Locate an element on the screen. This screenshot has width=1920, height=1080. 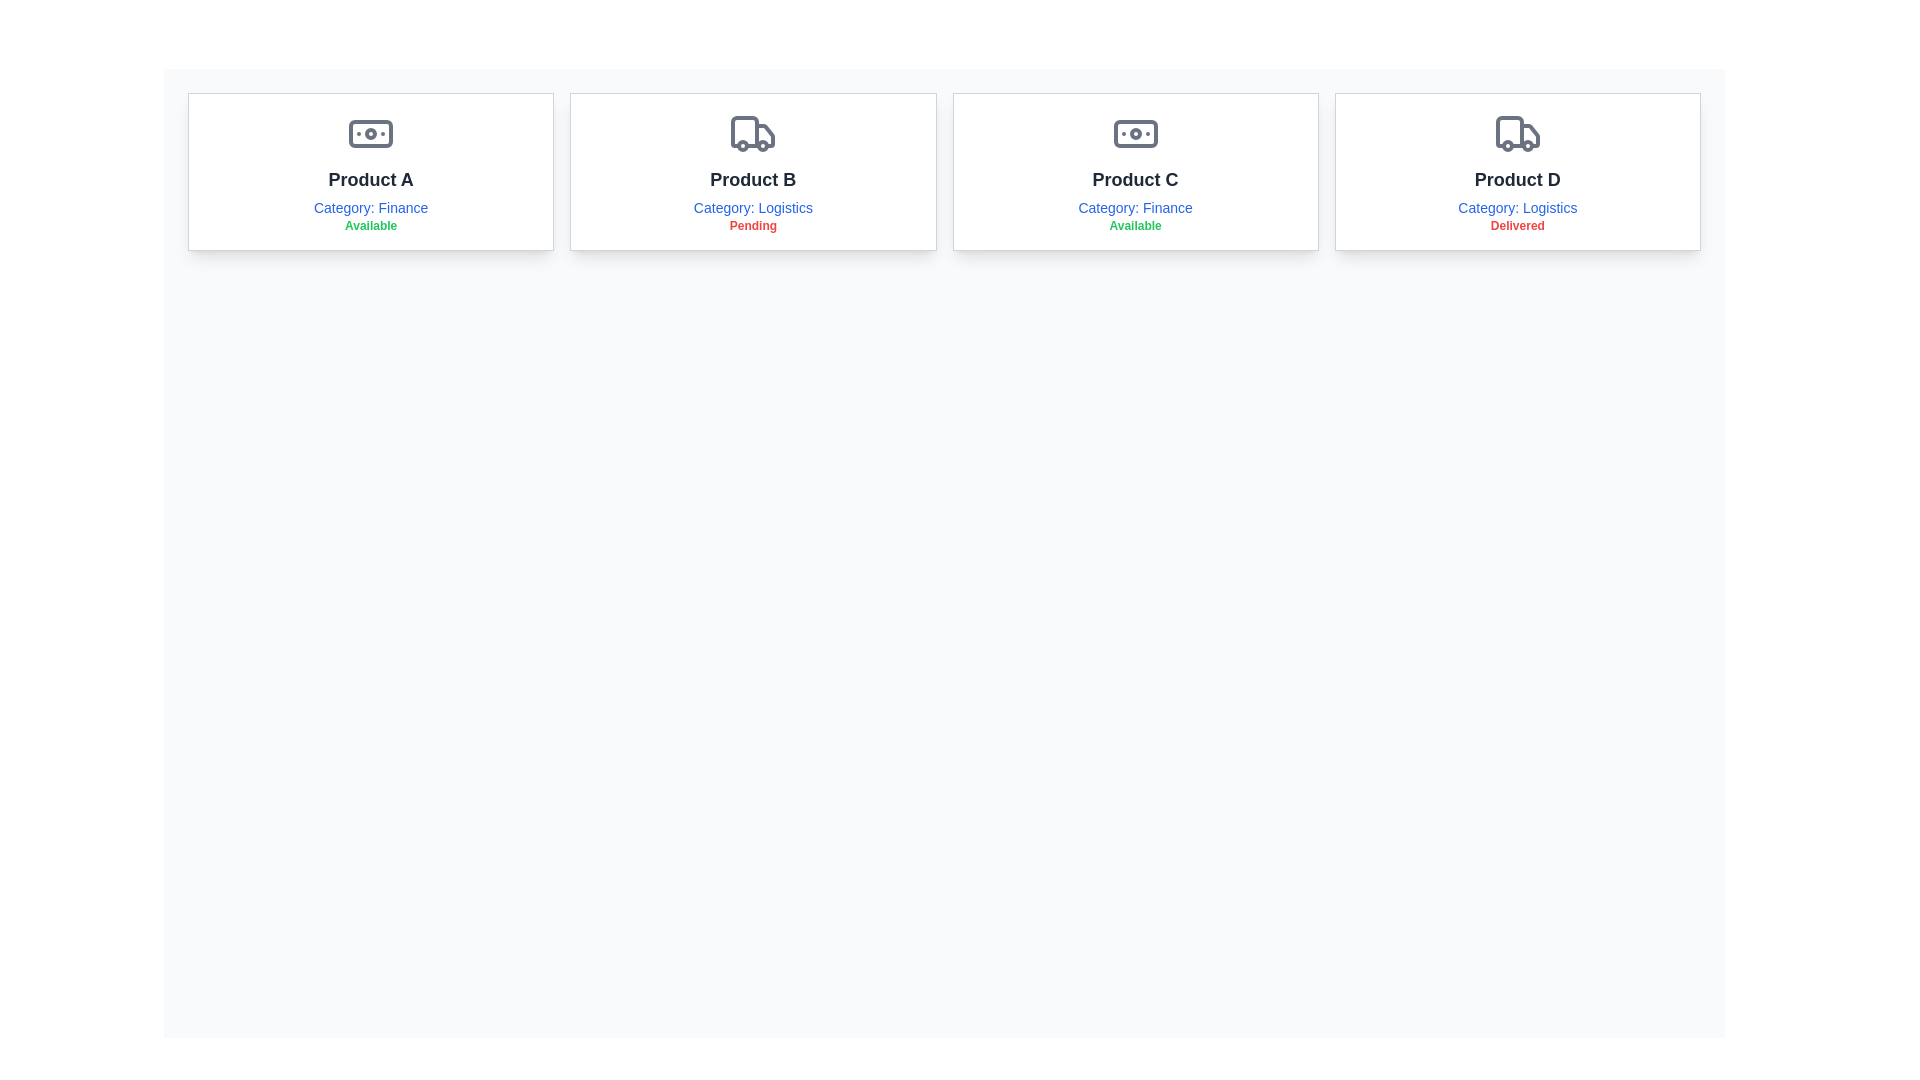
the static text label that describes the product category 'Logistics', located in the fourth card from the left, under the heading 'Product D', and positioned above the 'Delivered' label is located at coordinates (1517, 208).